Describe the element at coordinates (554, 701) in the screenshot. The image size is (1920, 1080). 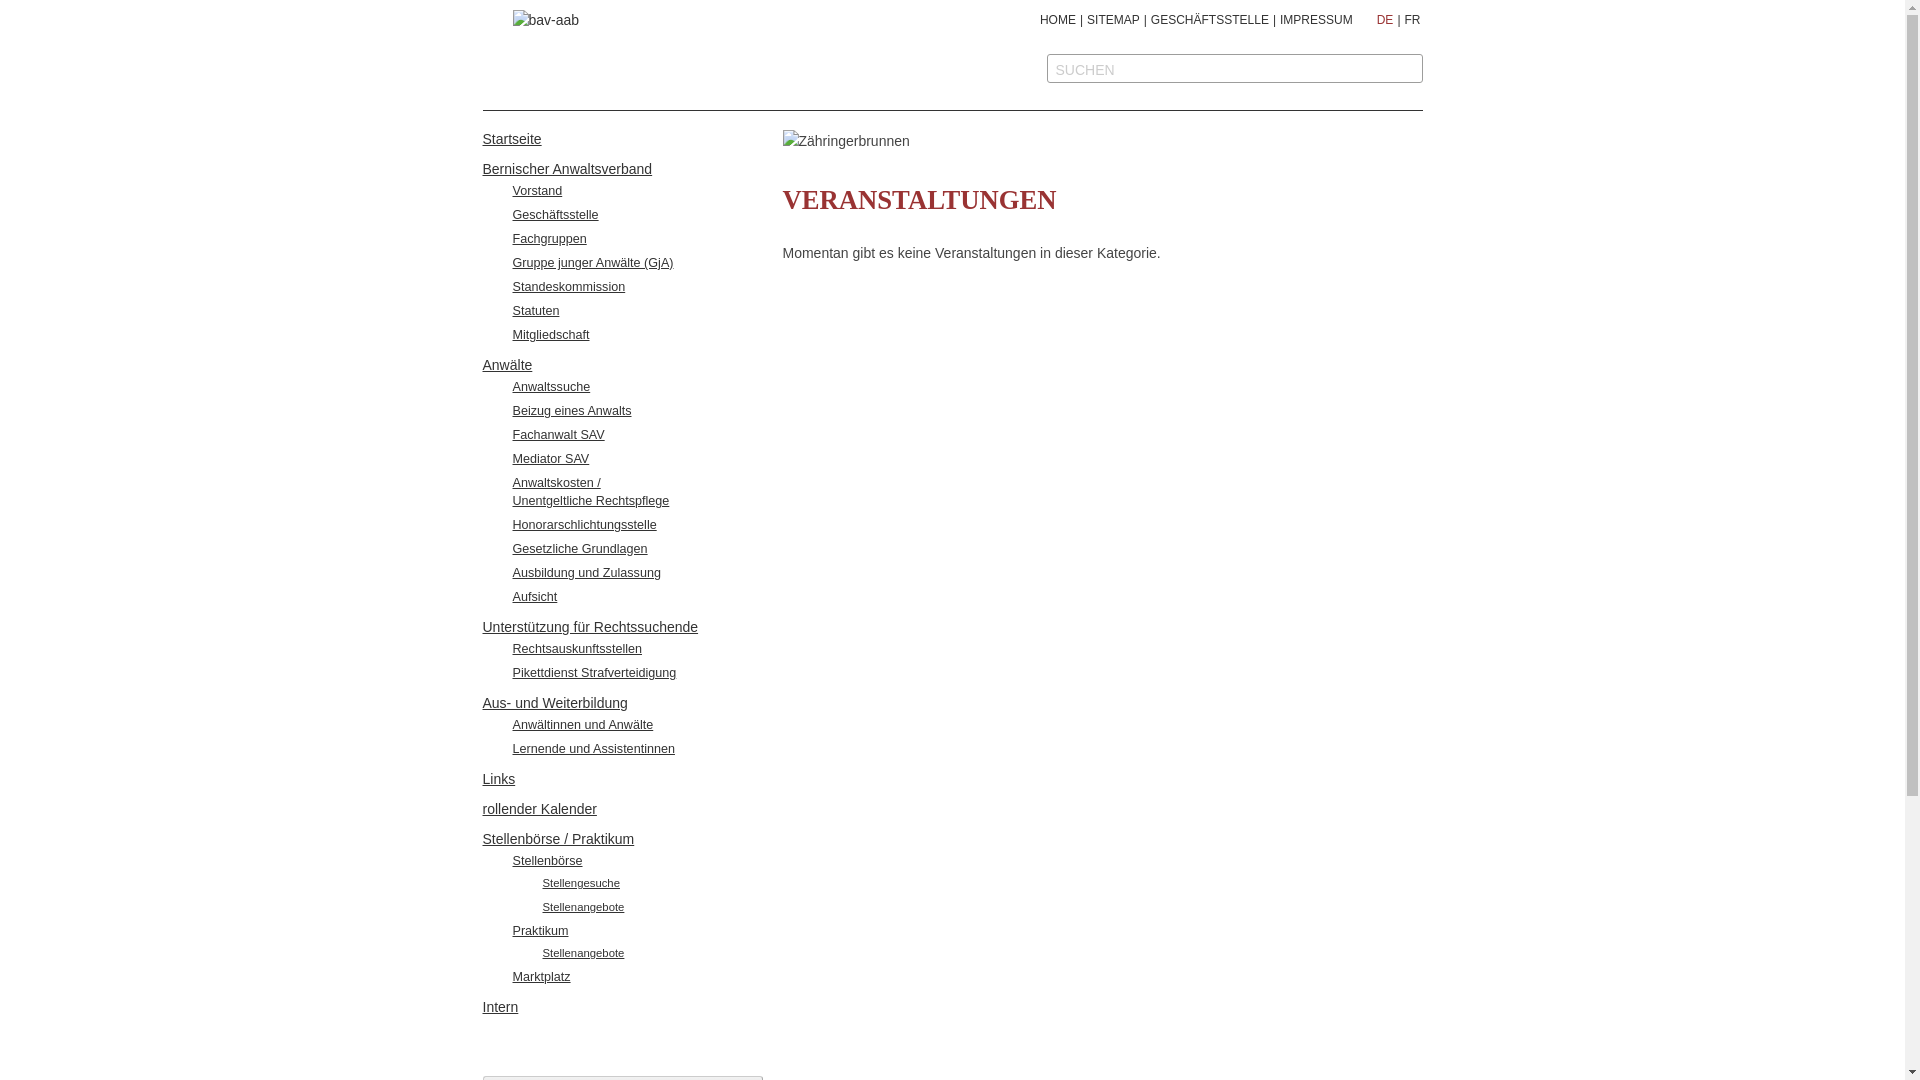
I see `'Aus- und Weiterbildung'` at that location.